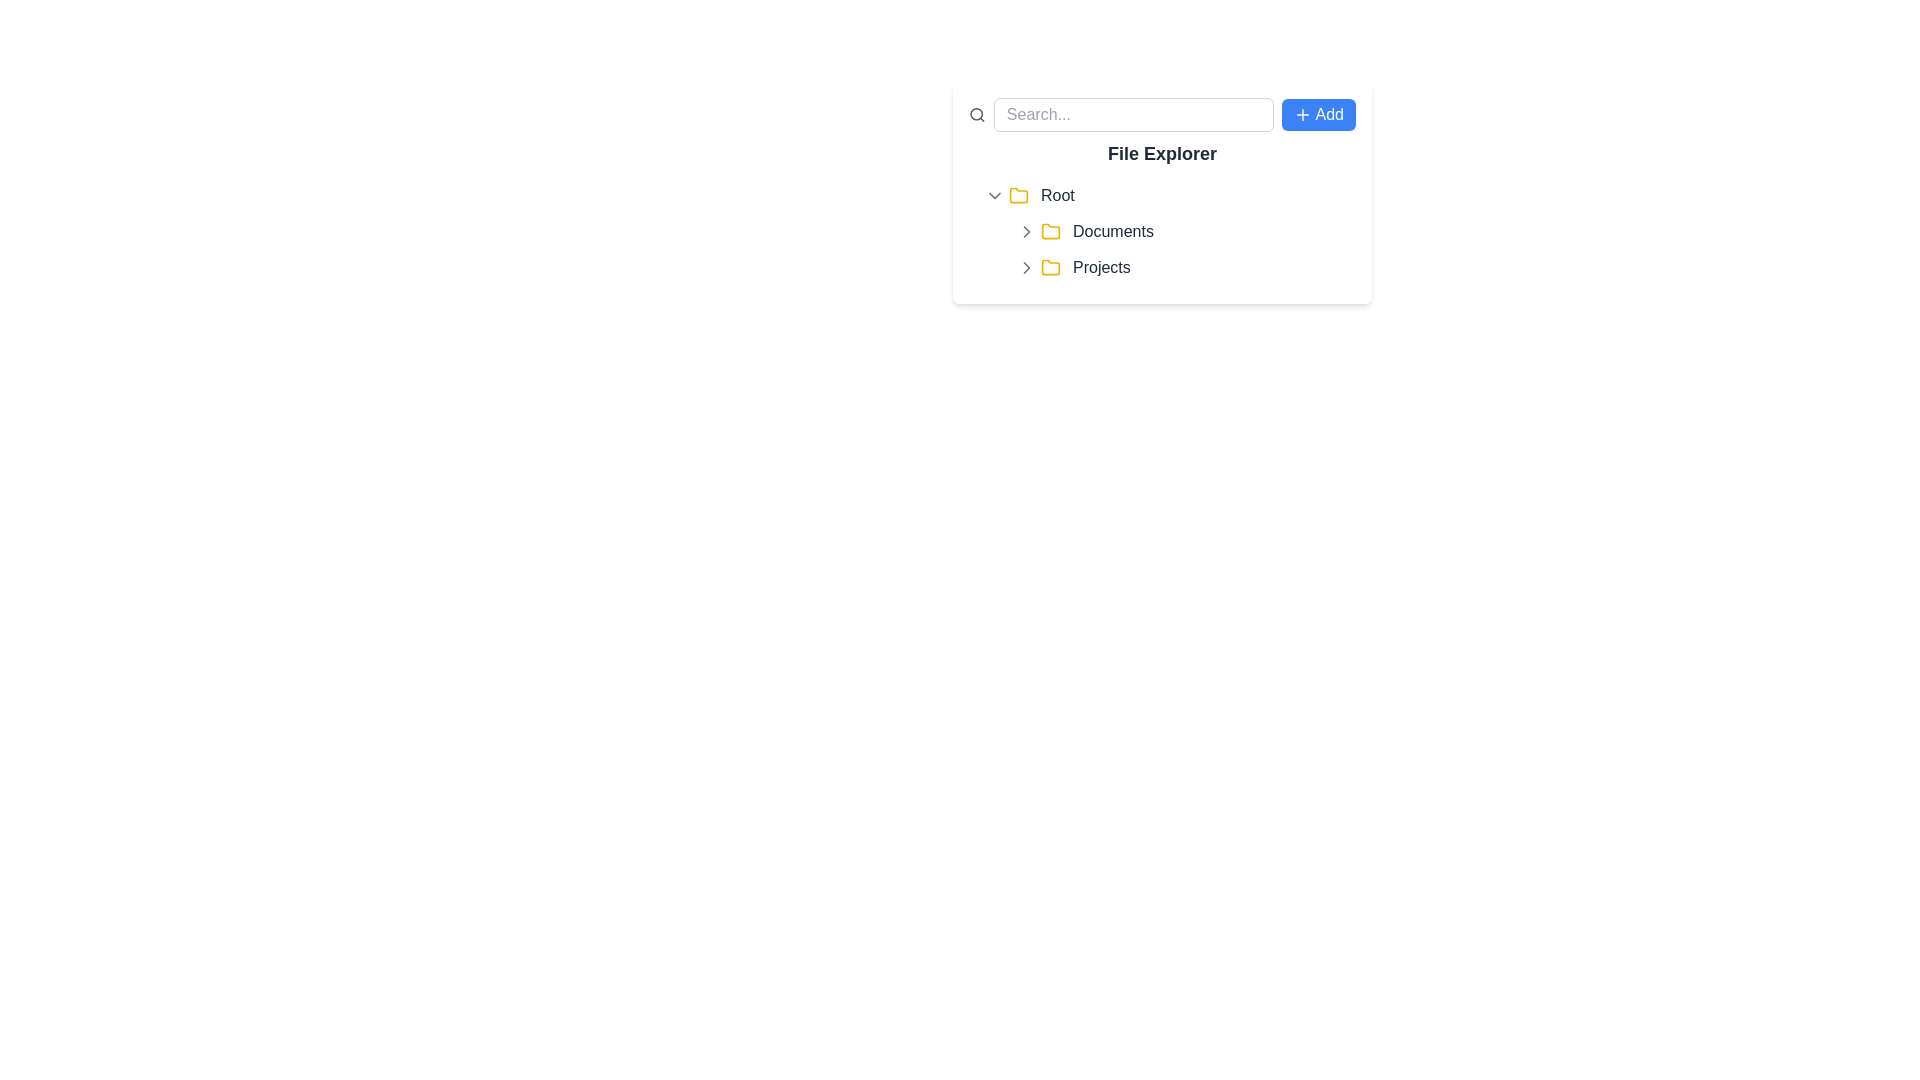  I want to click on the 'Documents' text label, which is styled in dark gray and positioned to the right of a yellow folder icon, so click(1112, 230).